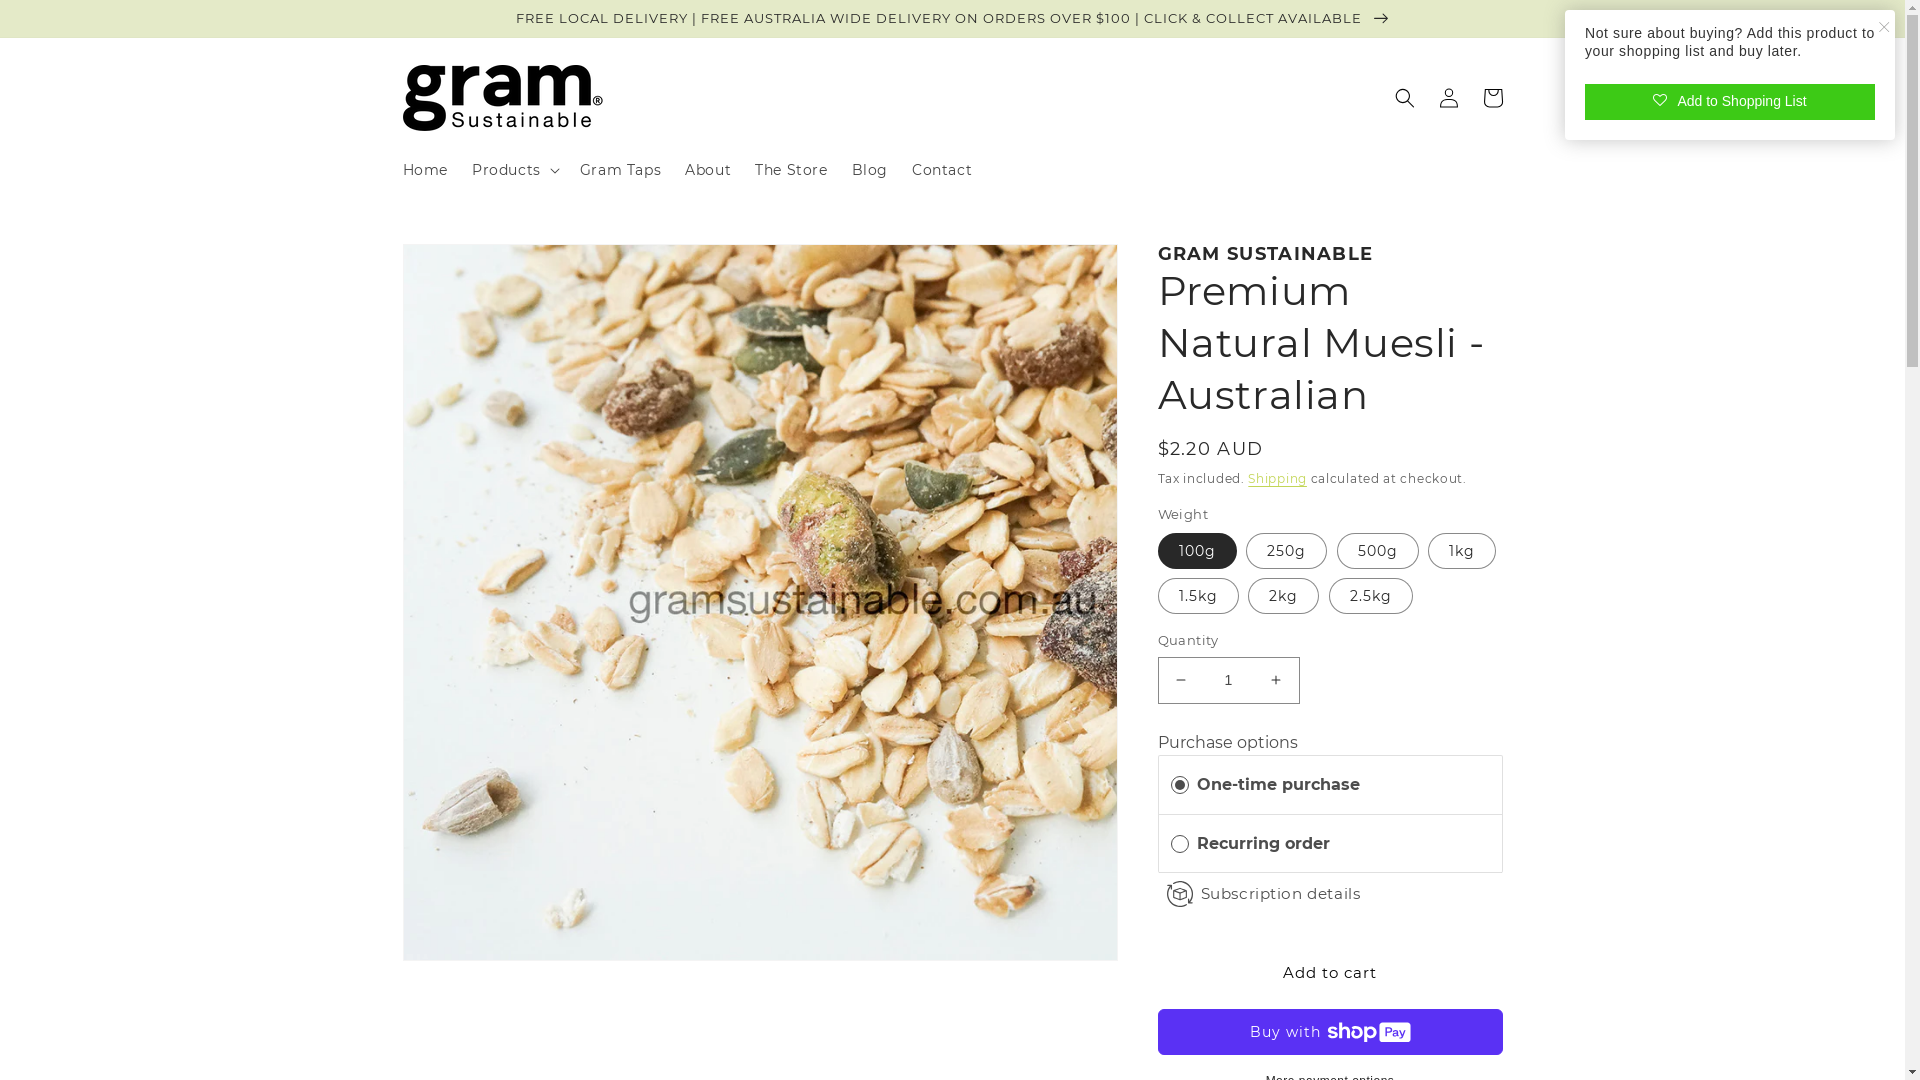 The height and width of the screenshot is (1080, 1920). Describe the element at coordinates (1448, 97) in the screenshot. I see `'Log in'` at that location.